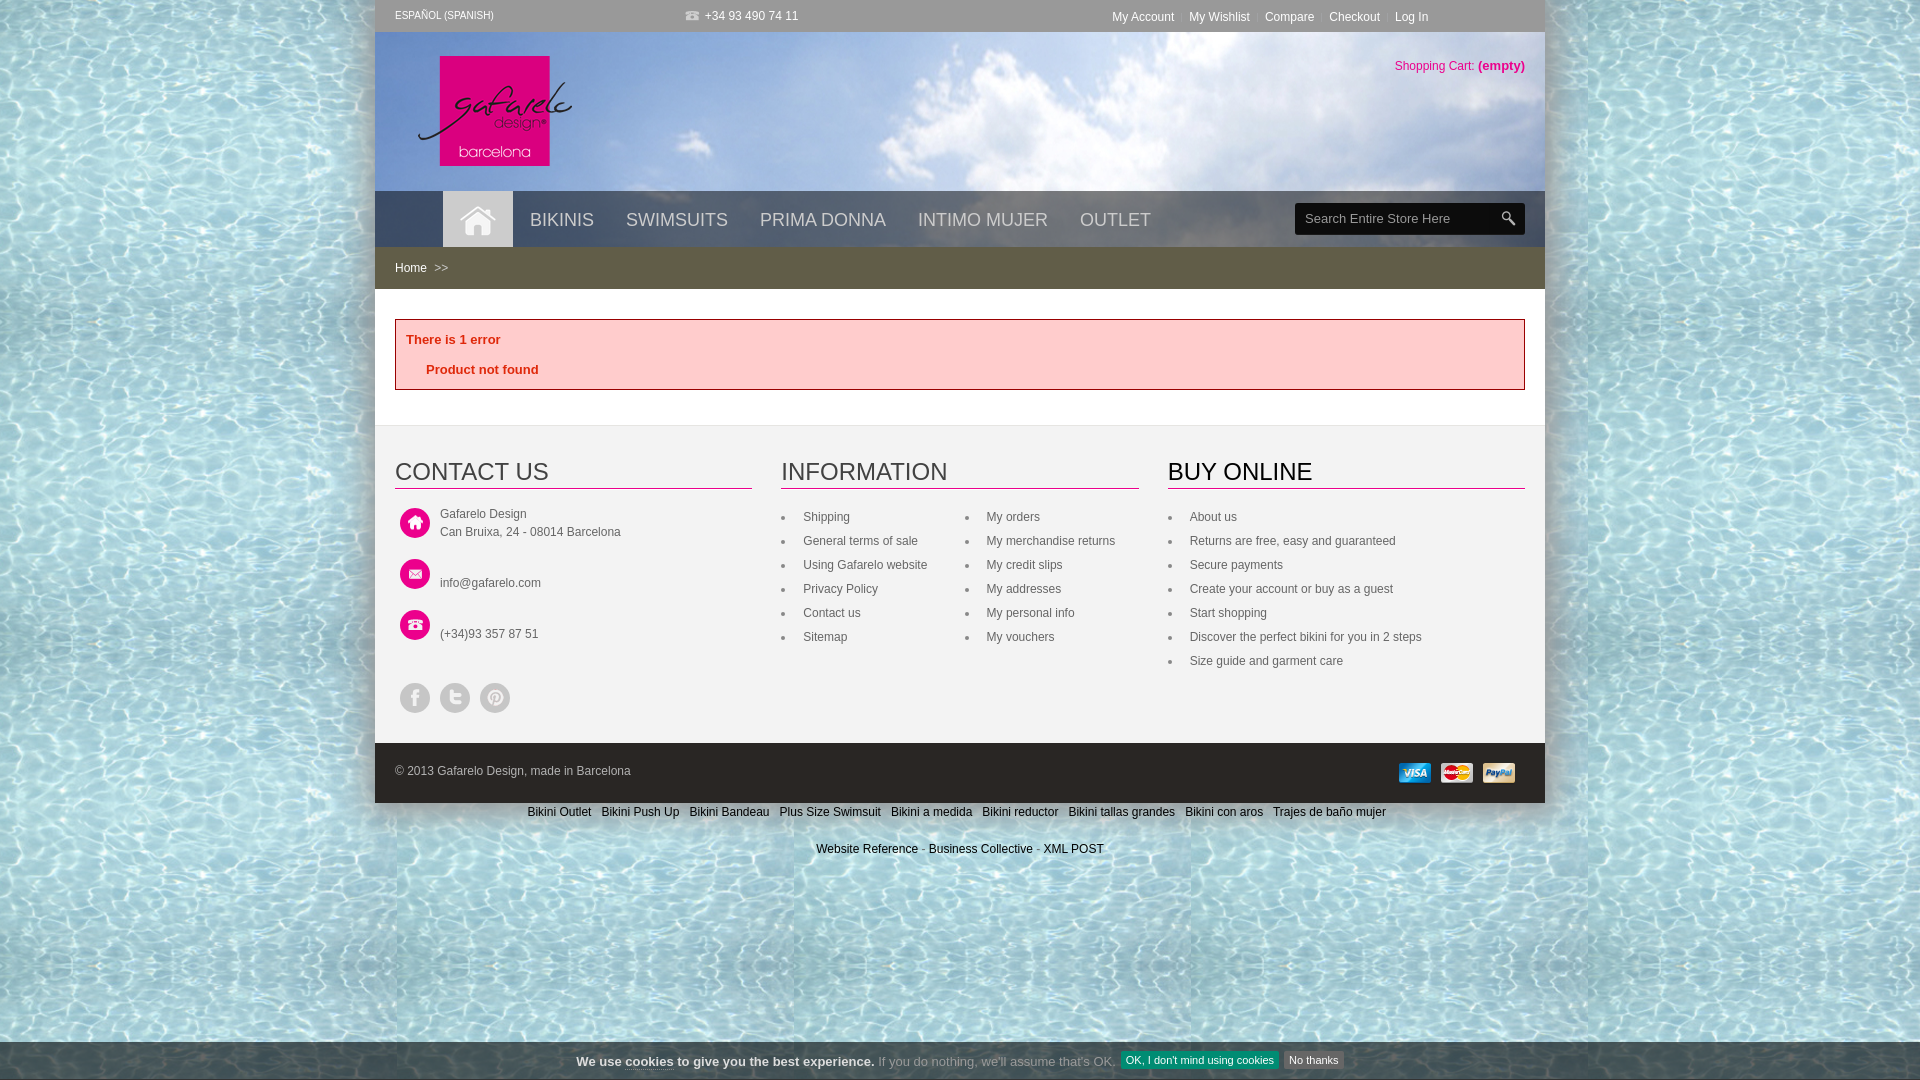 The height and width of the screenshot is (1080, 1920). Describe the element at coordinates (1073, 848) in the screenshot. I see `'XML POST'` at that location.